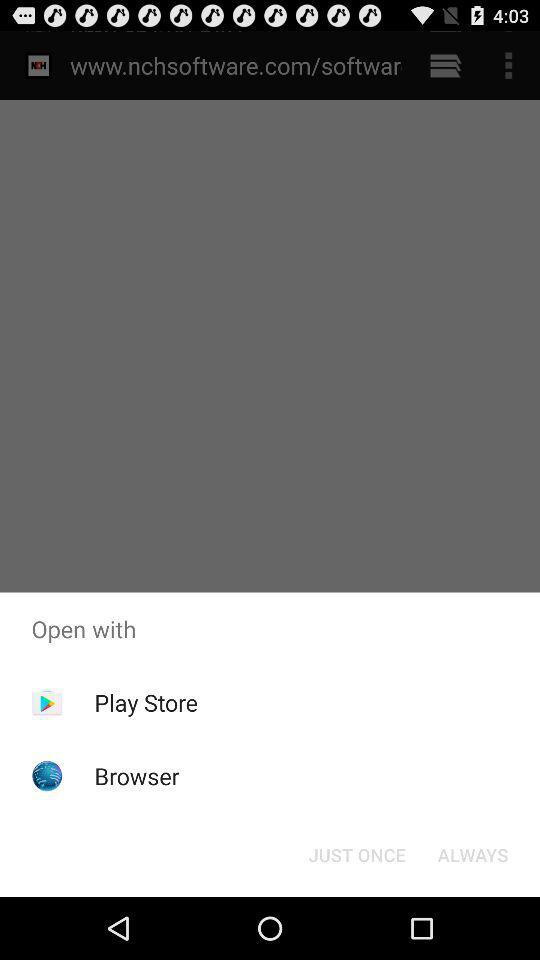  Describe the element at coordinates (472, 853) in the screenshot. I see `button next to just once button` at that location.